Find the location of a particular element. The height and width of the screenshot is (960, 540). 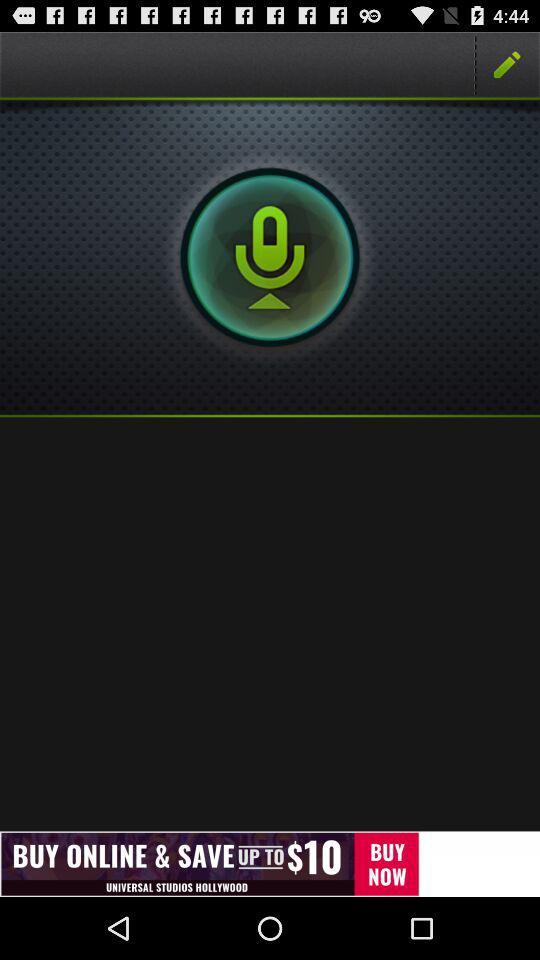

press on advertisement banner is located at coordinates (270, 863).